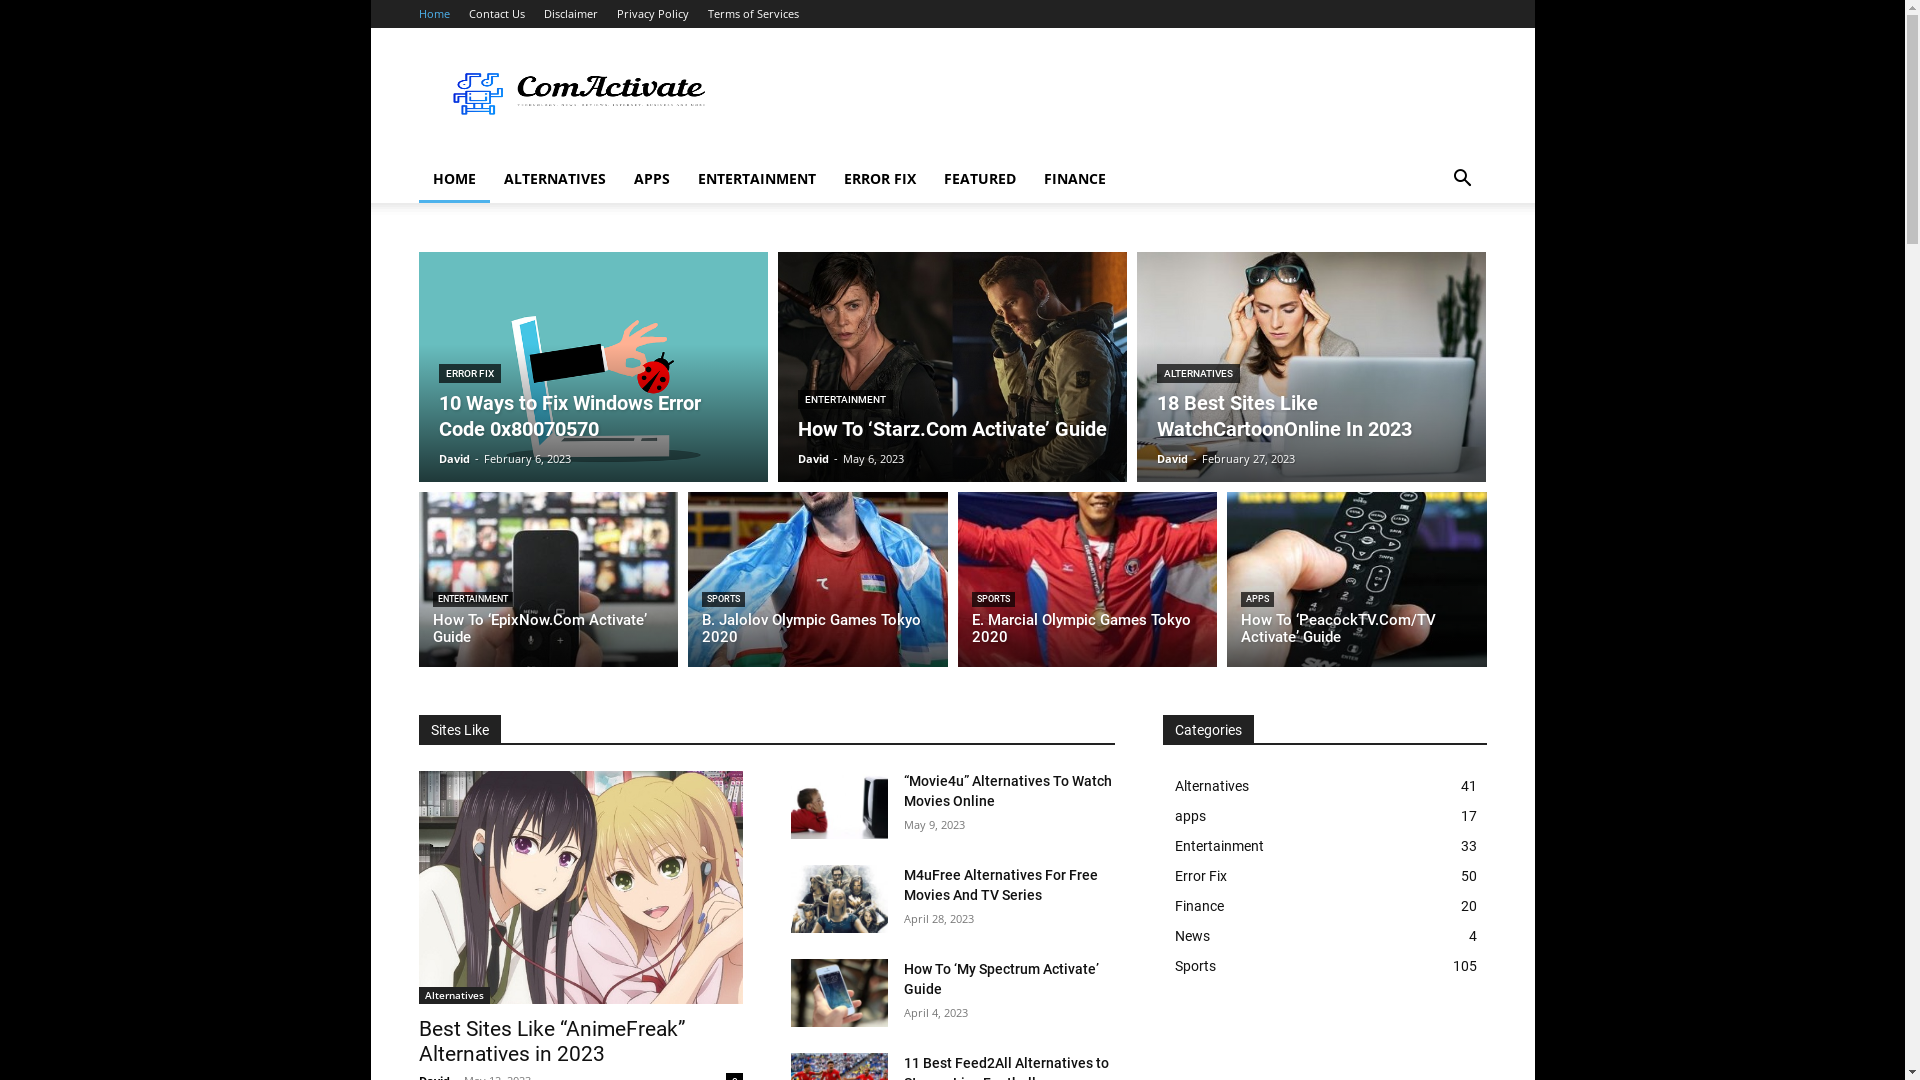  What do you see at coordinates (1198, 373) in the screenshot?
I see `'ALTERNATIVES'` at bounding box center [1198, 373].